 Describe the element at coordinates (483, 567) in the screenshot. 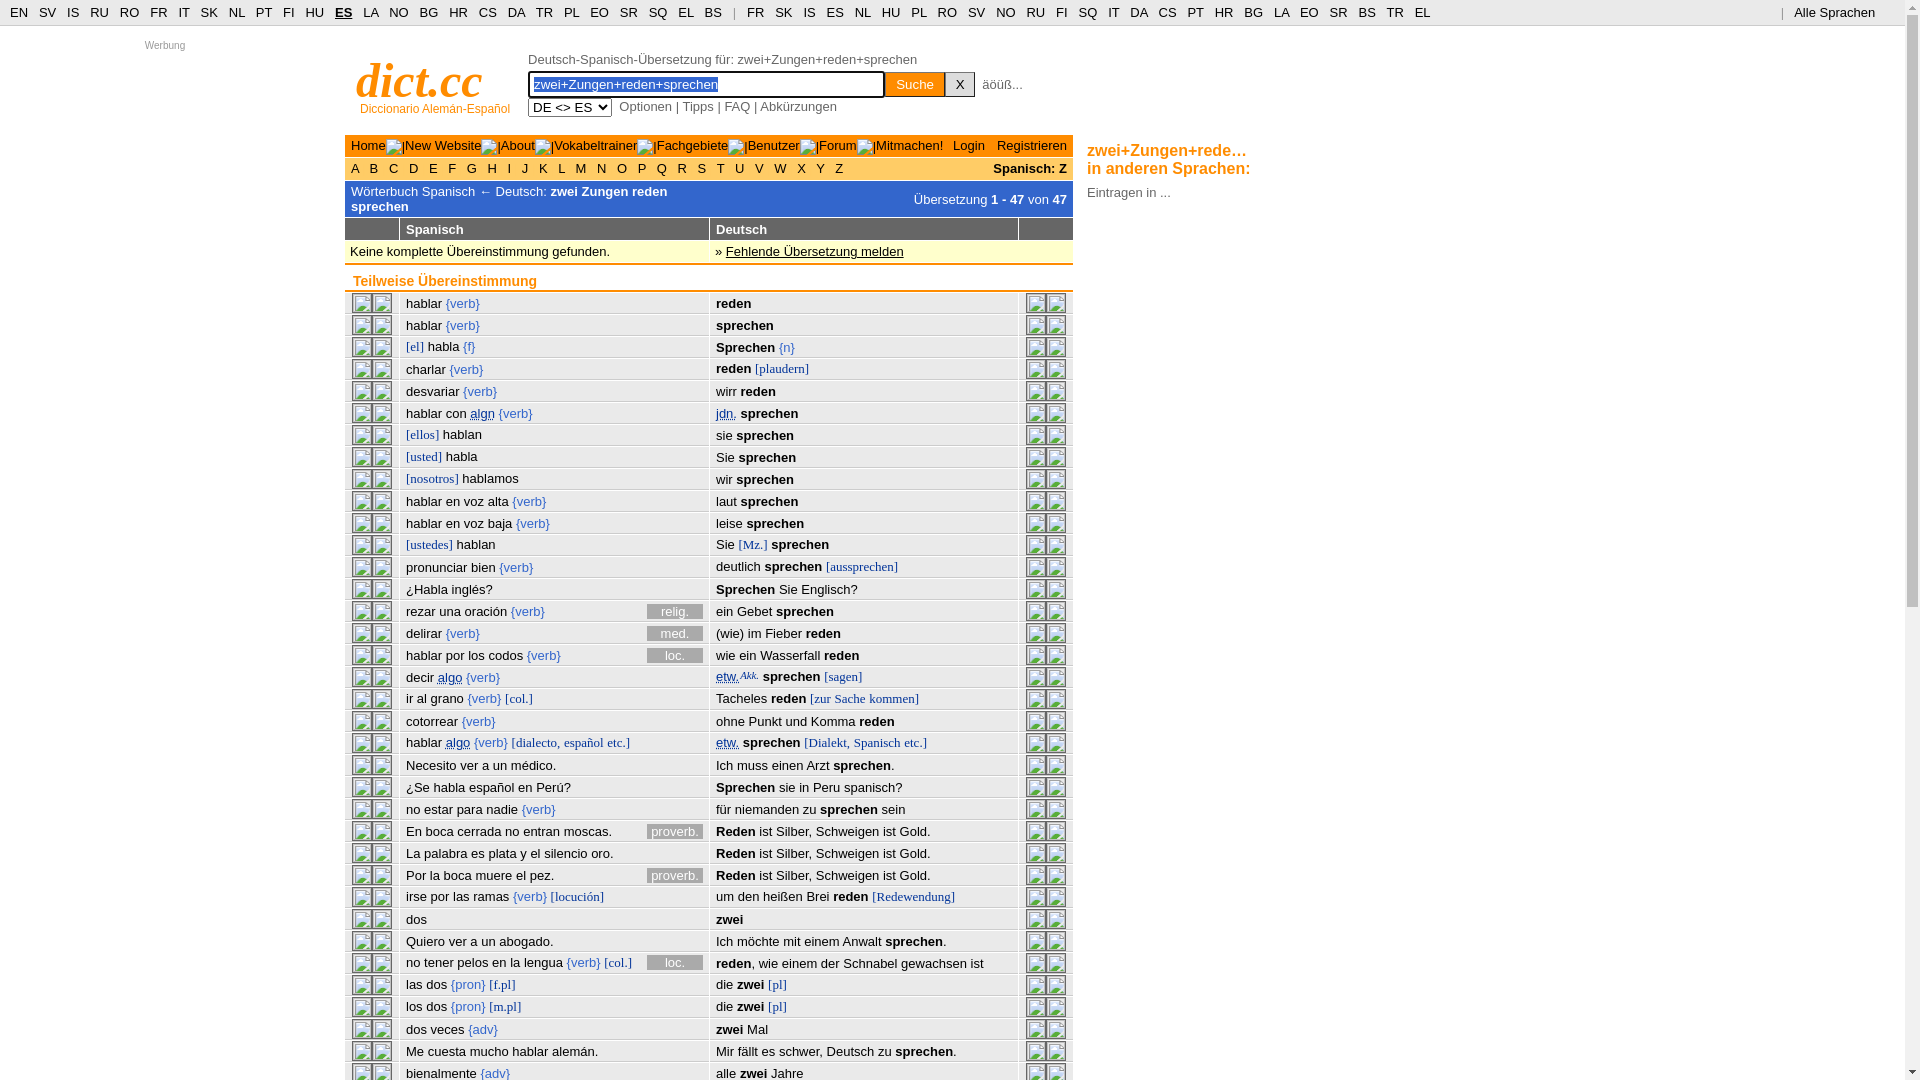

I see `'bien'` at that location.